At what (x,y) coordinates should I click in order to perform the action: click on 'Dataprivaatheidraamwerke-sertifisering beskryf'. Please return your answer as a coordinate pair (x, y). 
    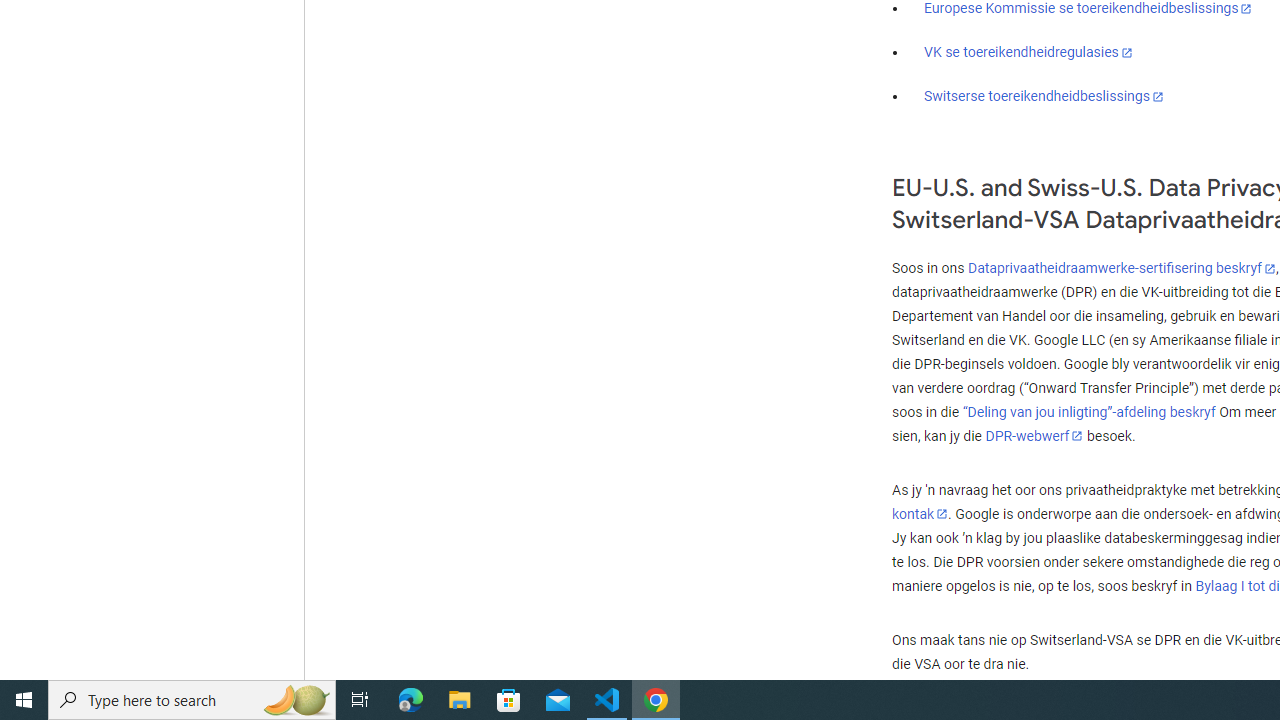
    Looking at the image, I should click on (1121, 267).